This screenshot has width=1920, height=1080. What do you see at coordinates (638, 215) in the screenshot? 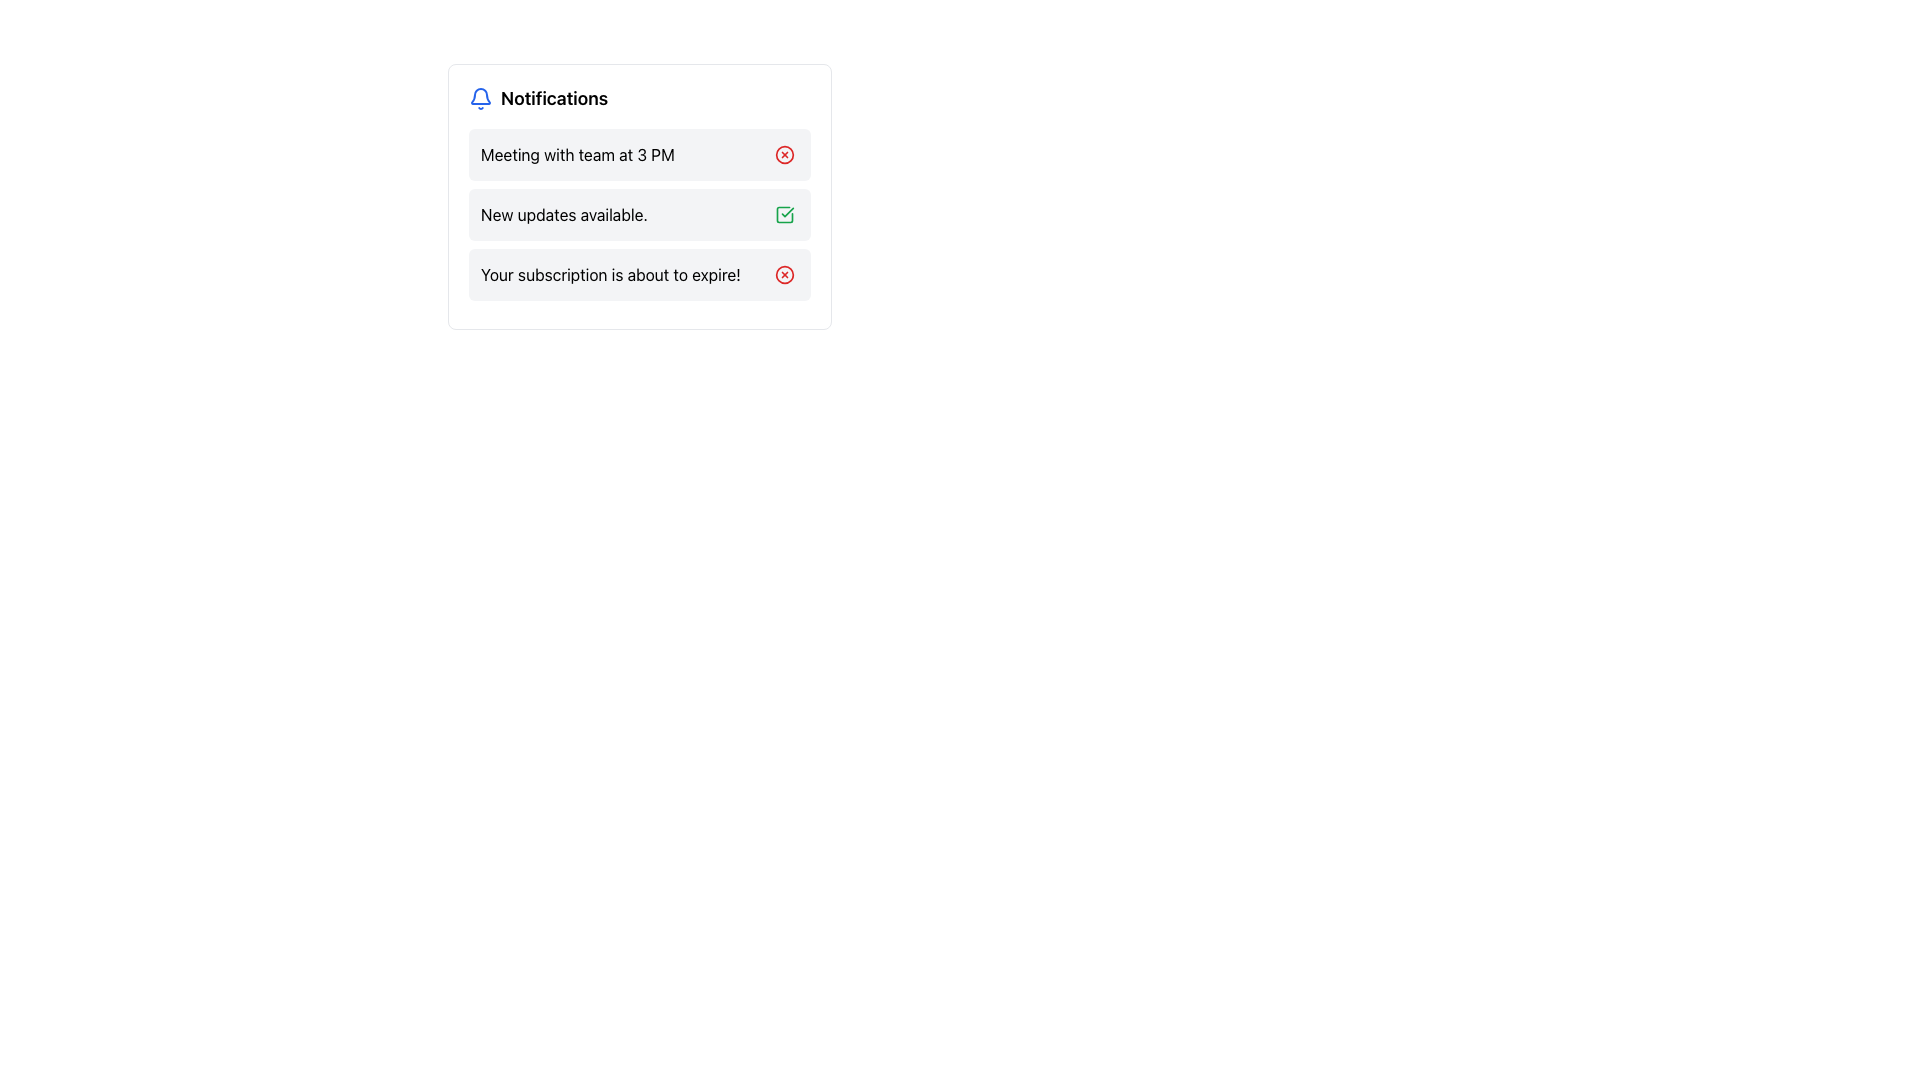
I see `the notification card displaying 'New updates available.' which is the second notification in the list` at bounding box center [638, 215].